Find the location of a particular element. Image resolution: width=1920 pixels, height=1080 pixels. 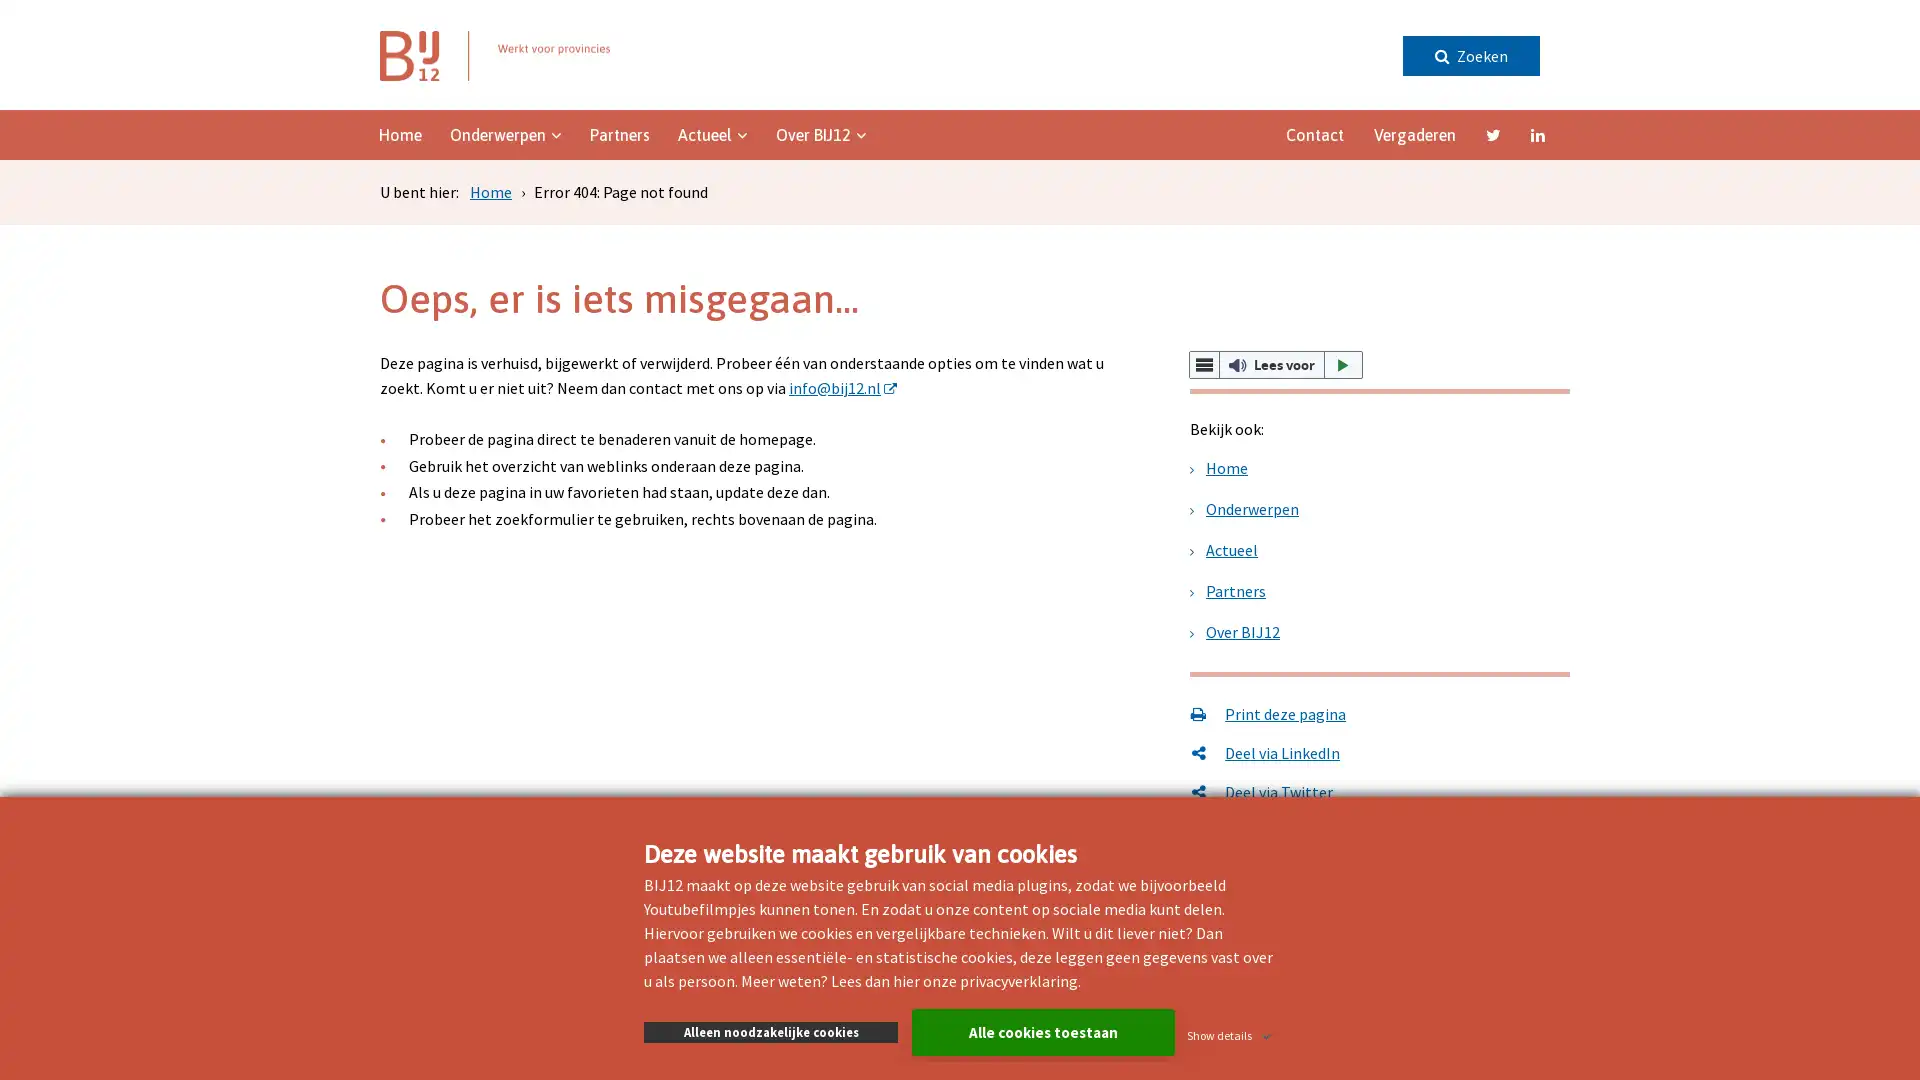

Scroll naar de bovenkant van deze pagina is located at coordinates (1845, 512).